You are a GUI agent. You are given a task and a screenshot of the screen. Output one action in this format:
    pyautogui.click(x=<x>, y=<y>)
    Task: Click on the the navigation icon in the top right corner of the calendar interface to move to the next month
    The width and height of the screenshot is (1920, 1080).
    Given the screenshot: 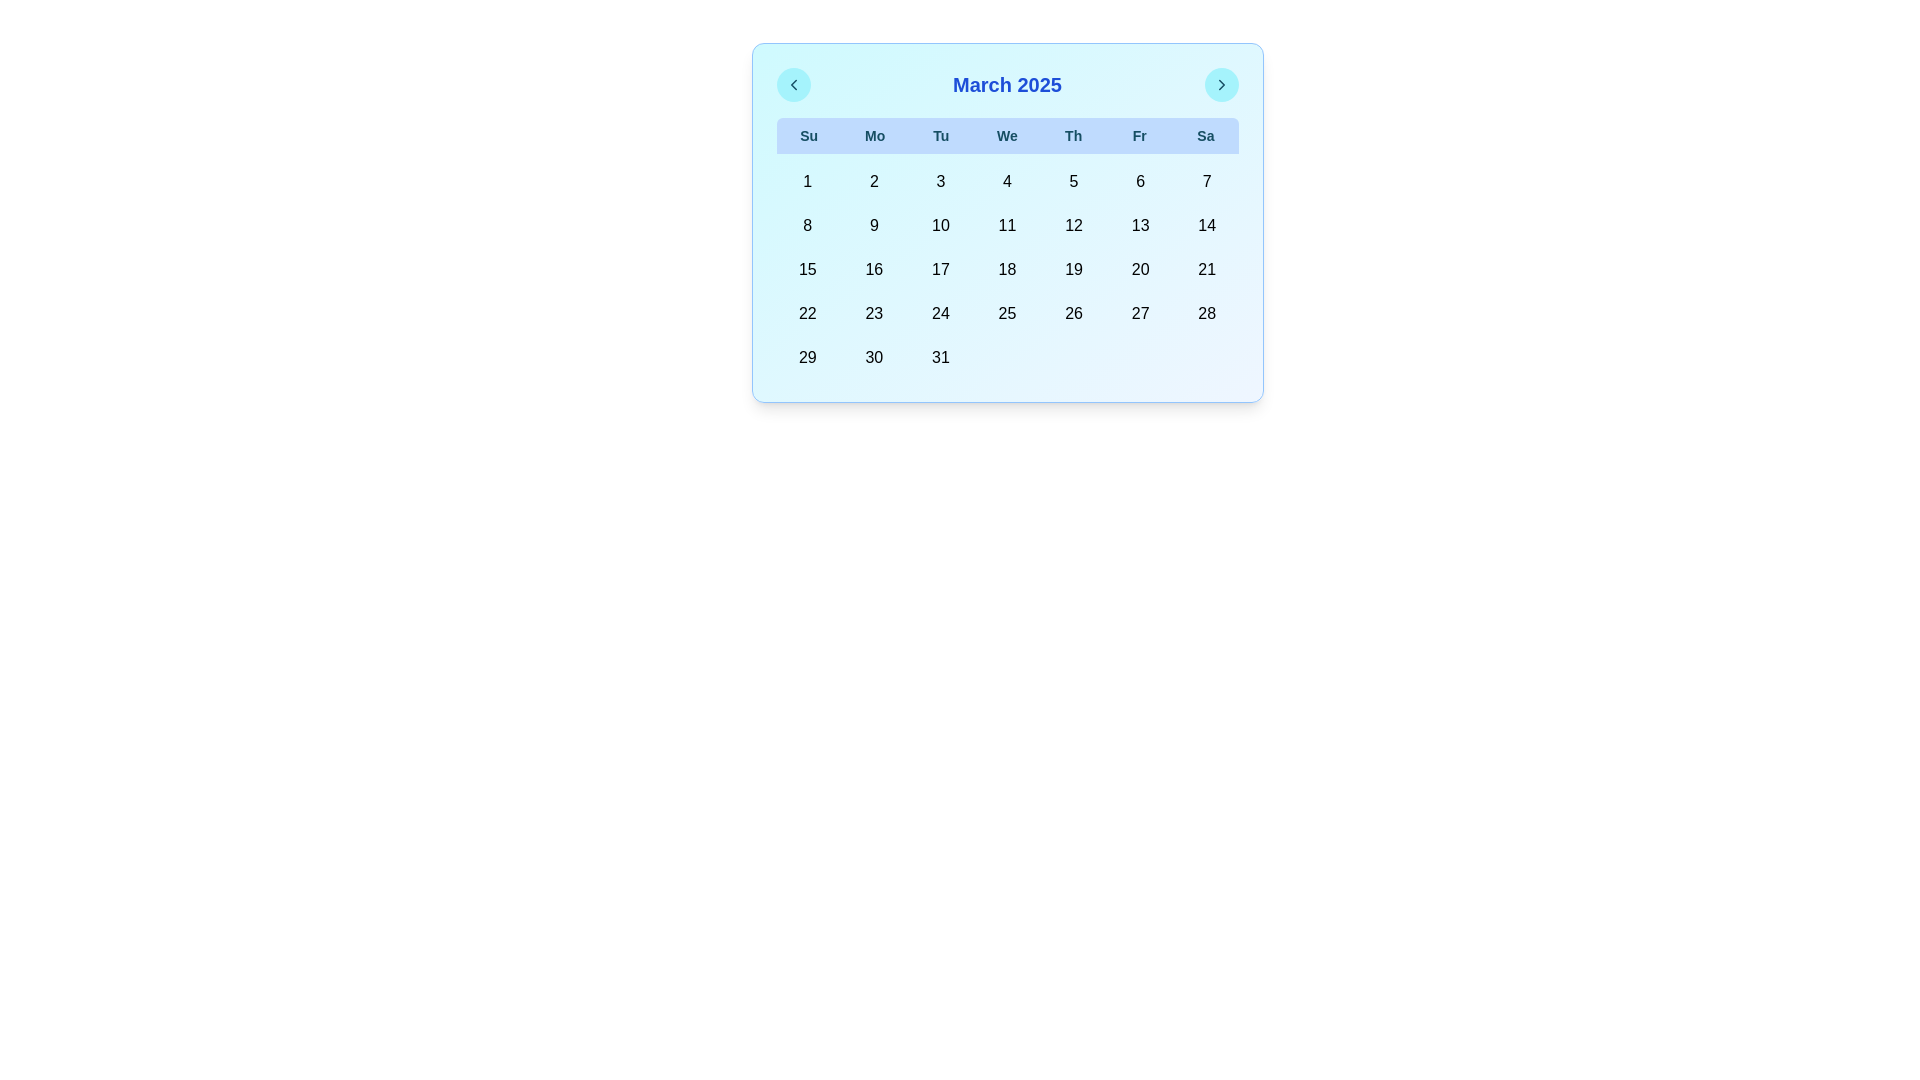 What is the action you would take?
    pyautogui.click(x=1220, y=83)
    